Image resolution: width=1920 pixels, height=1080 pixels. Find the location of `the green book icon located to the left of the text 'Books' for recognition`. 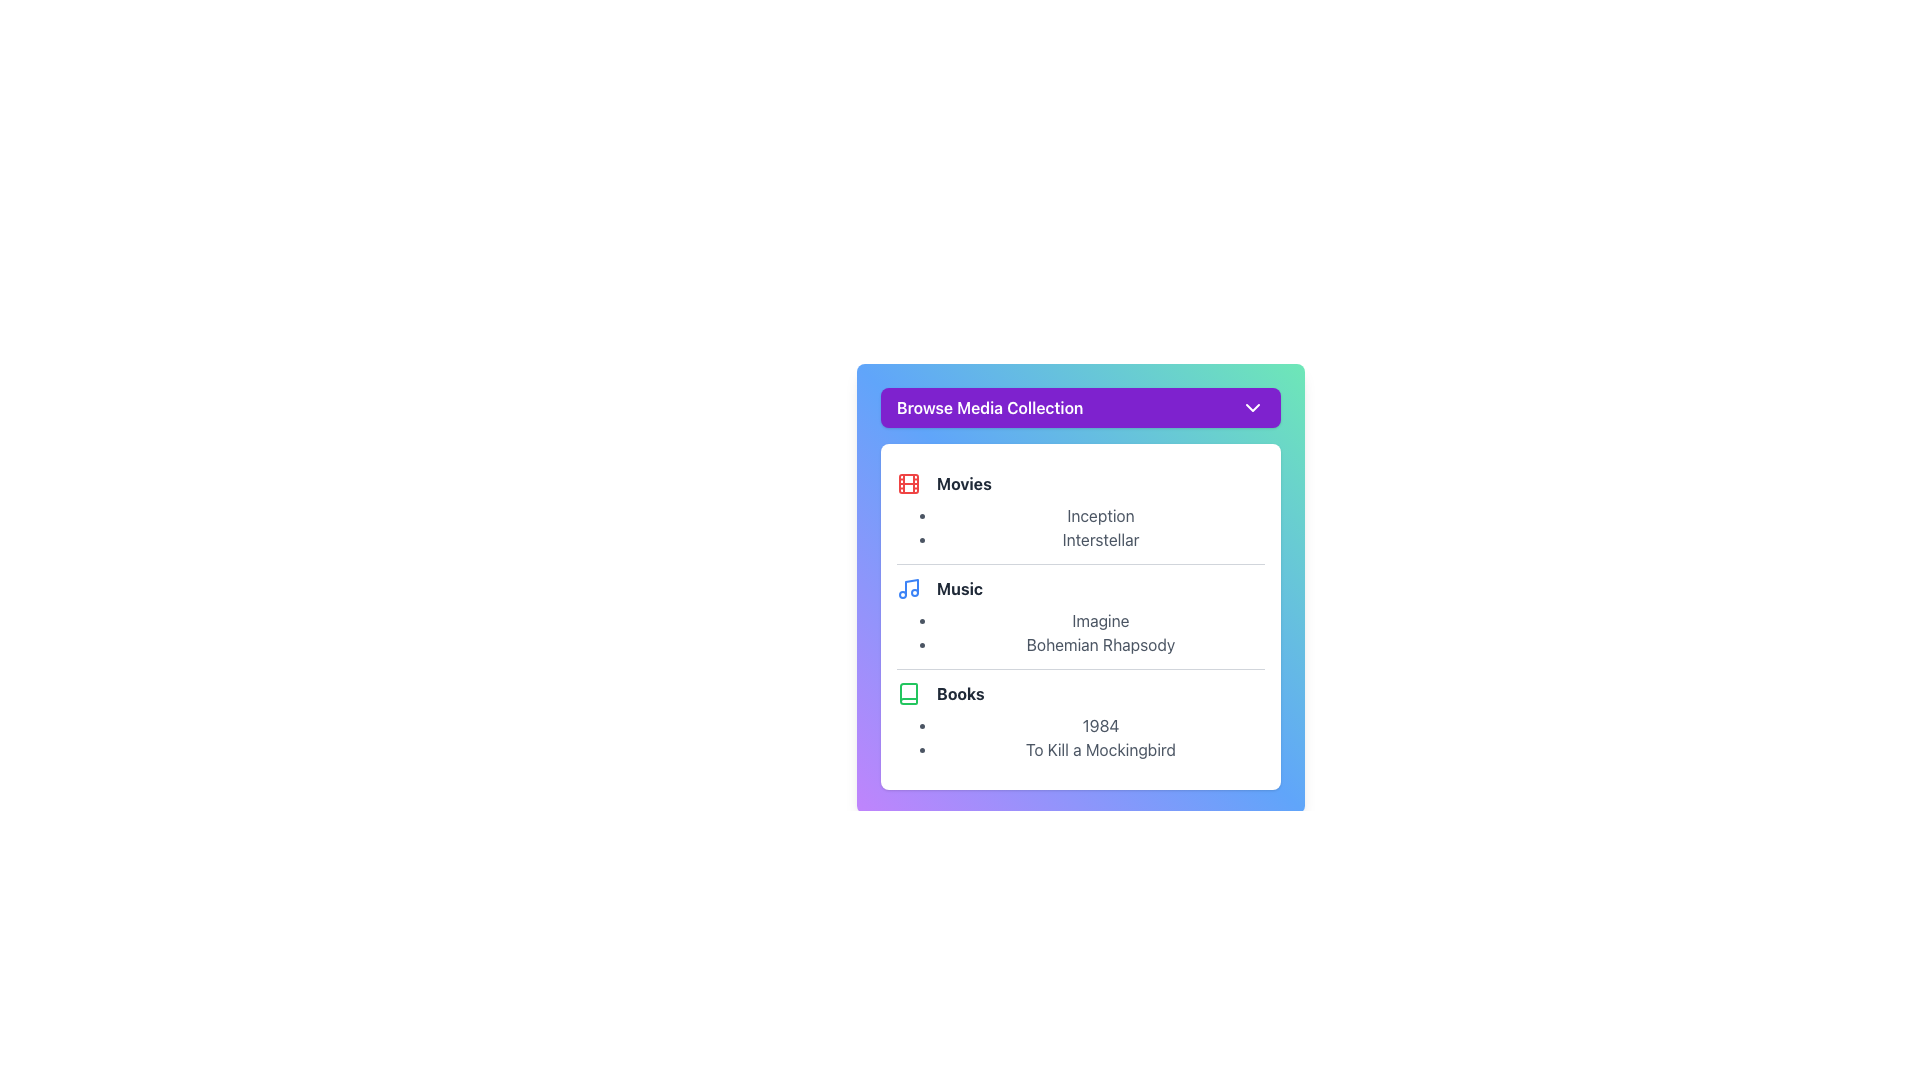

the green book icon located to the left of the text 'Books' for recognition is located at coordinates (907, 693).